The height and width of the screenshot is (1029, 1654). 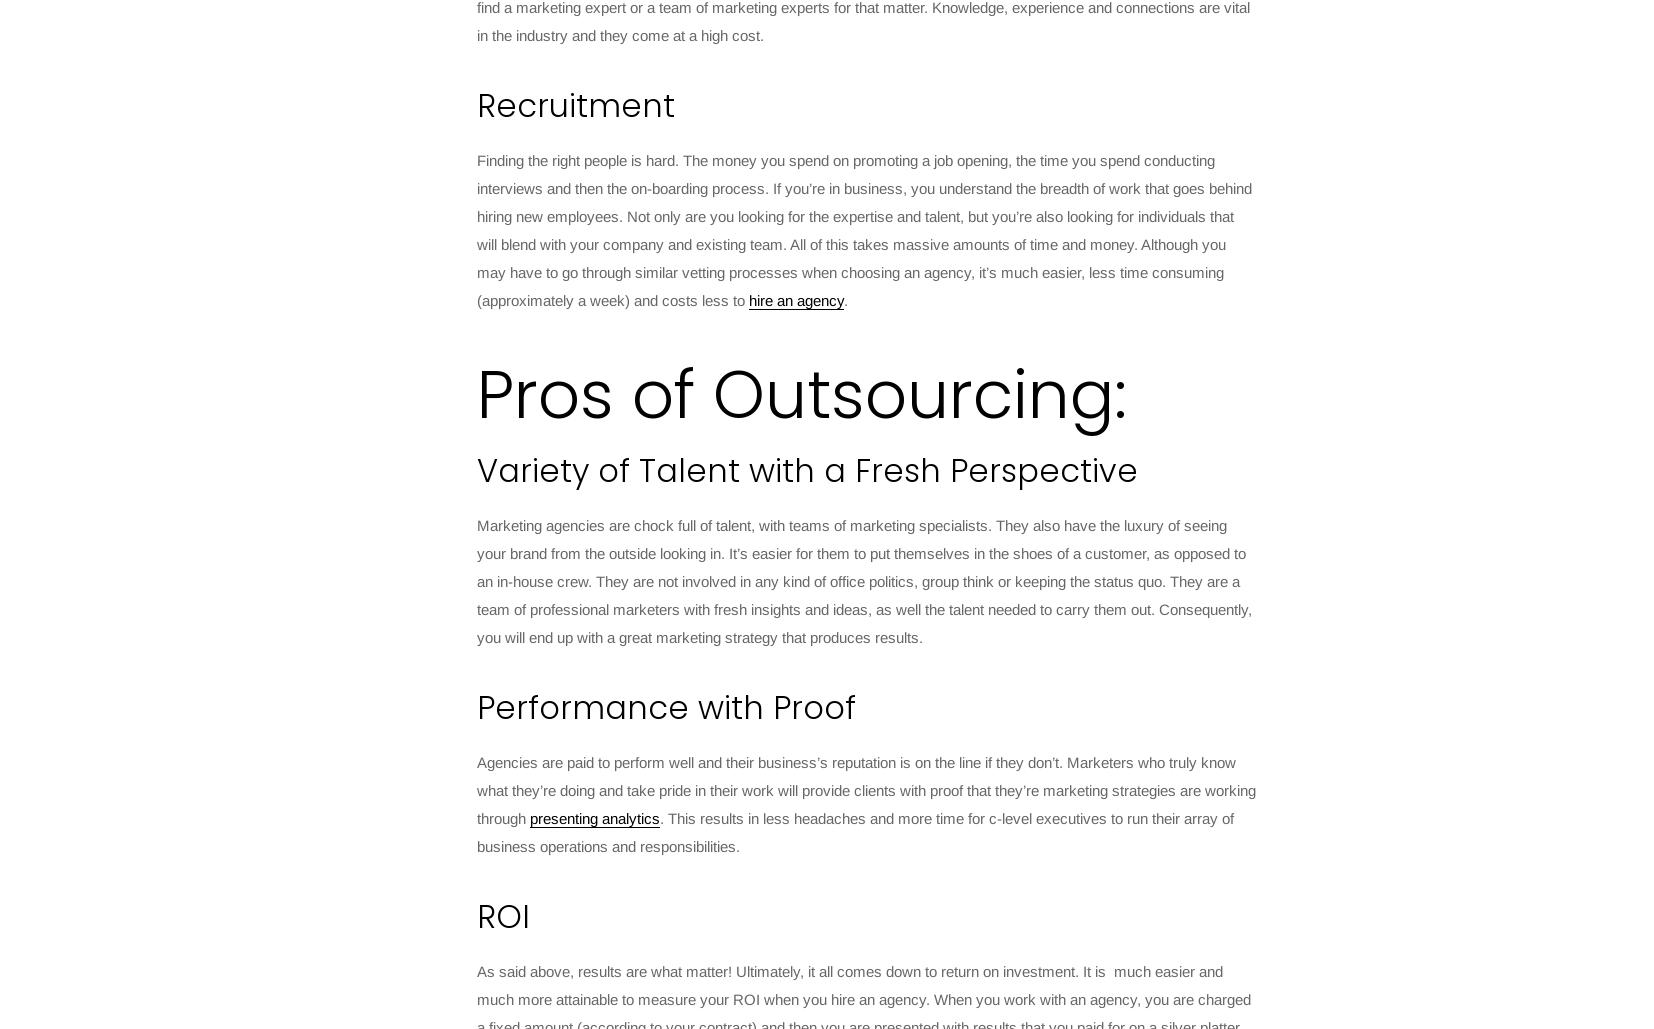 What do you see at coordinates (865, 790) in the screenshot?
I see `'Agencies are paid to perform well and their business’s reputation is on the line if they don’t. Marketers who truly know what they’re doing and take pride in their work will provide clients with proof that they’re marketing strategies are working through'` at bounding box center [865, 790].